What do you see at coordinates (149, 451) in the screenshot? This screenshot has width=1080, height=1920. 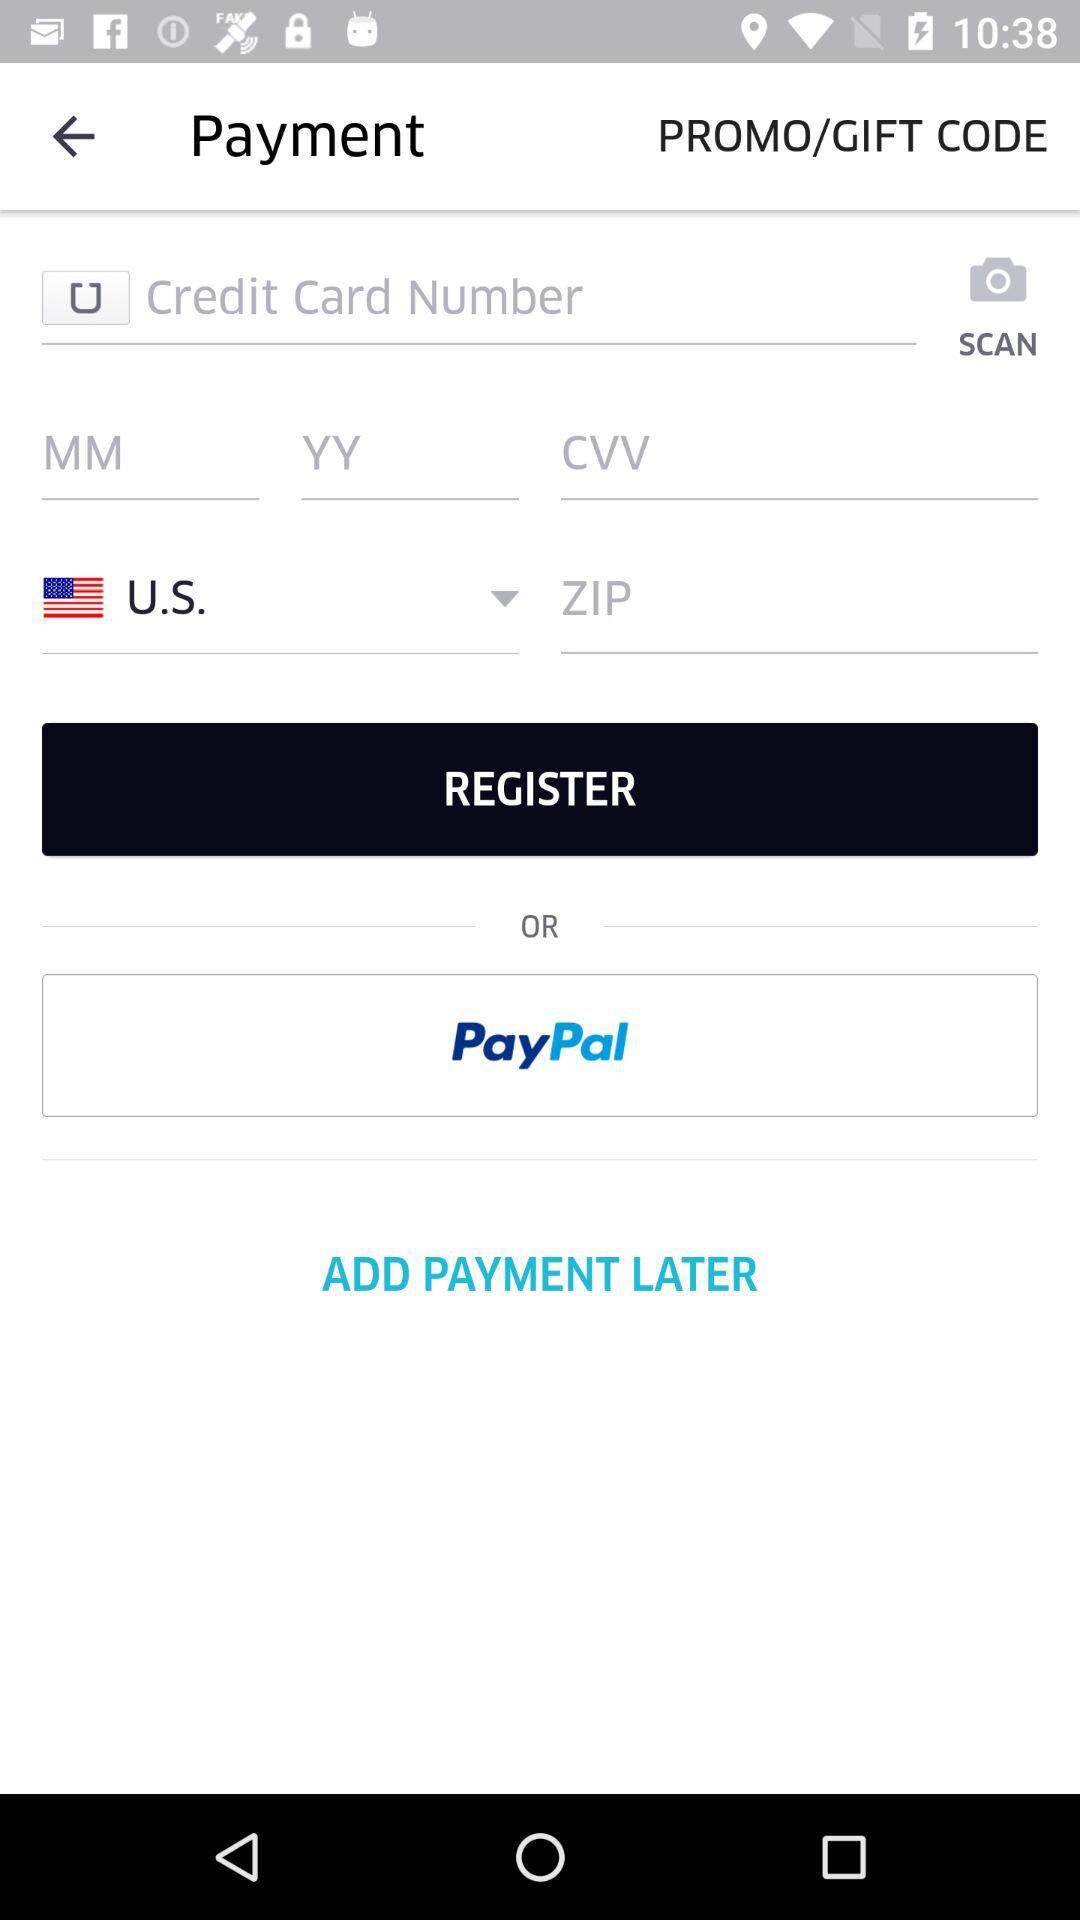 I see `type the month` at bounding box center [149, 451].